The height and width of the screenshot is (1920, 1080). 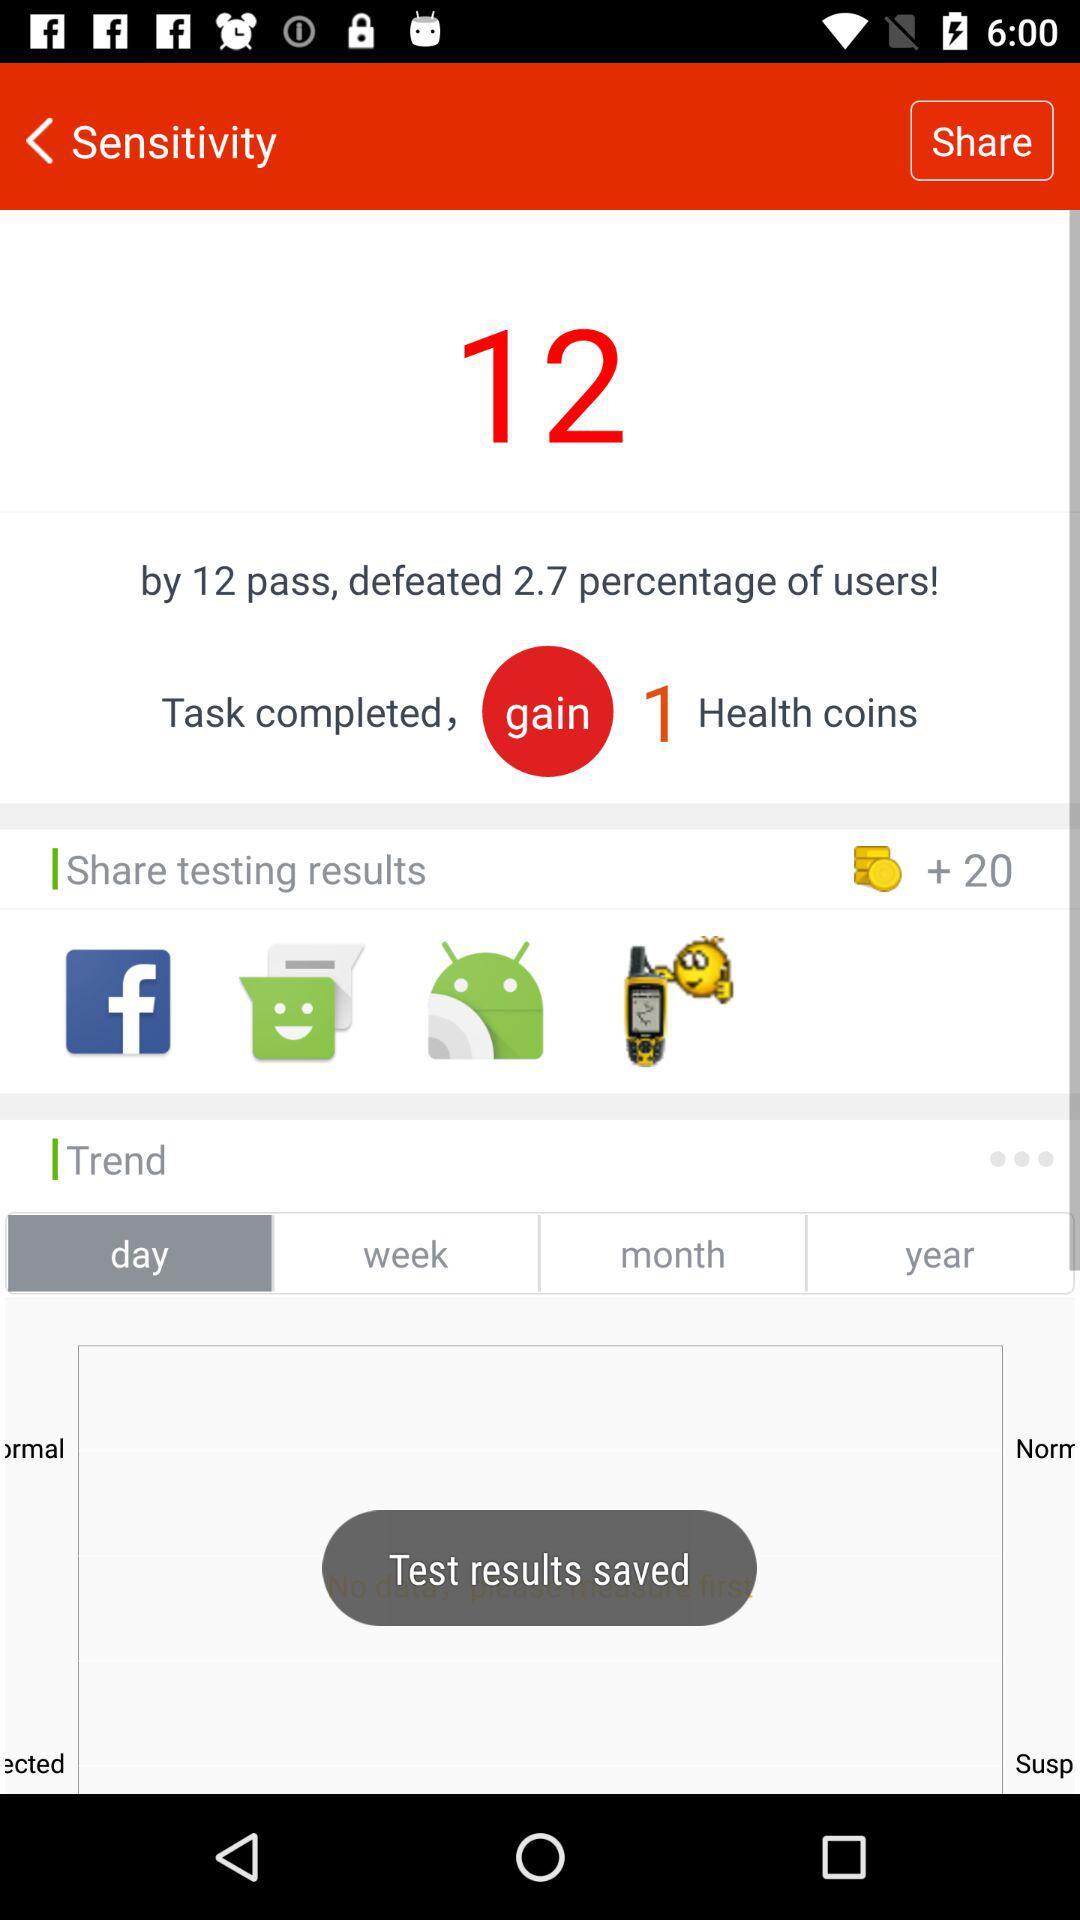 What do you see at coordinates (669, 1001) in the screenshot?
I see `walkie talkie` at bounding box center [669, 1001].